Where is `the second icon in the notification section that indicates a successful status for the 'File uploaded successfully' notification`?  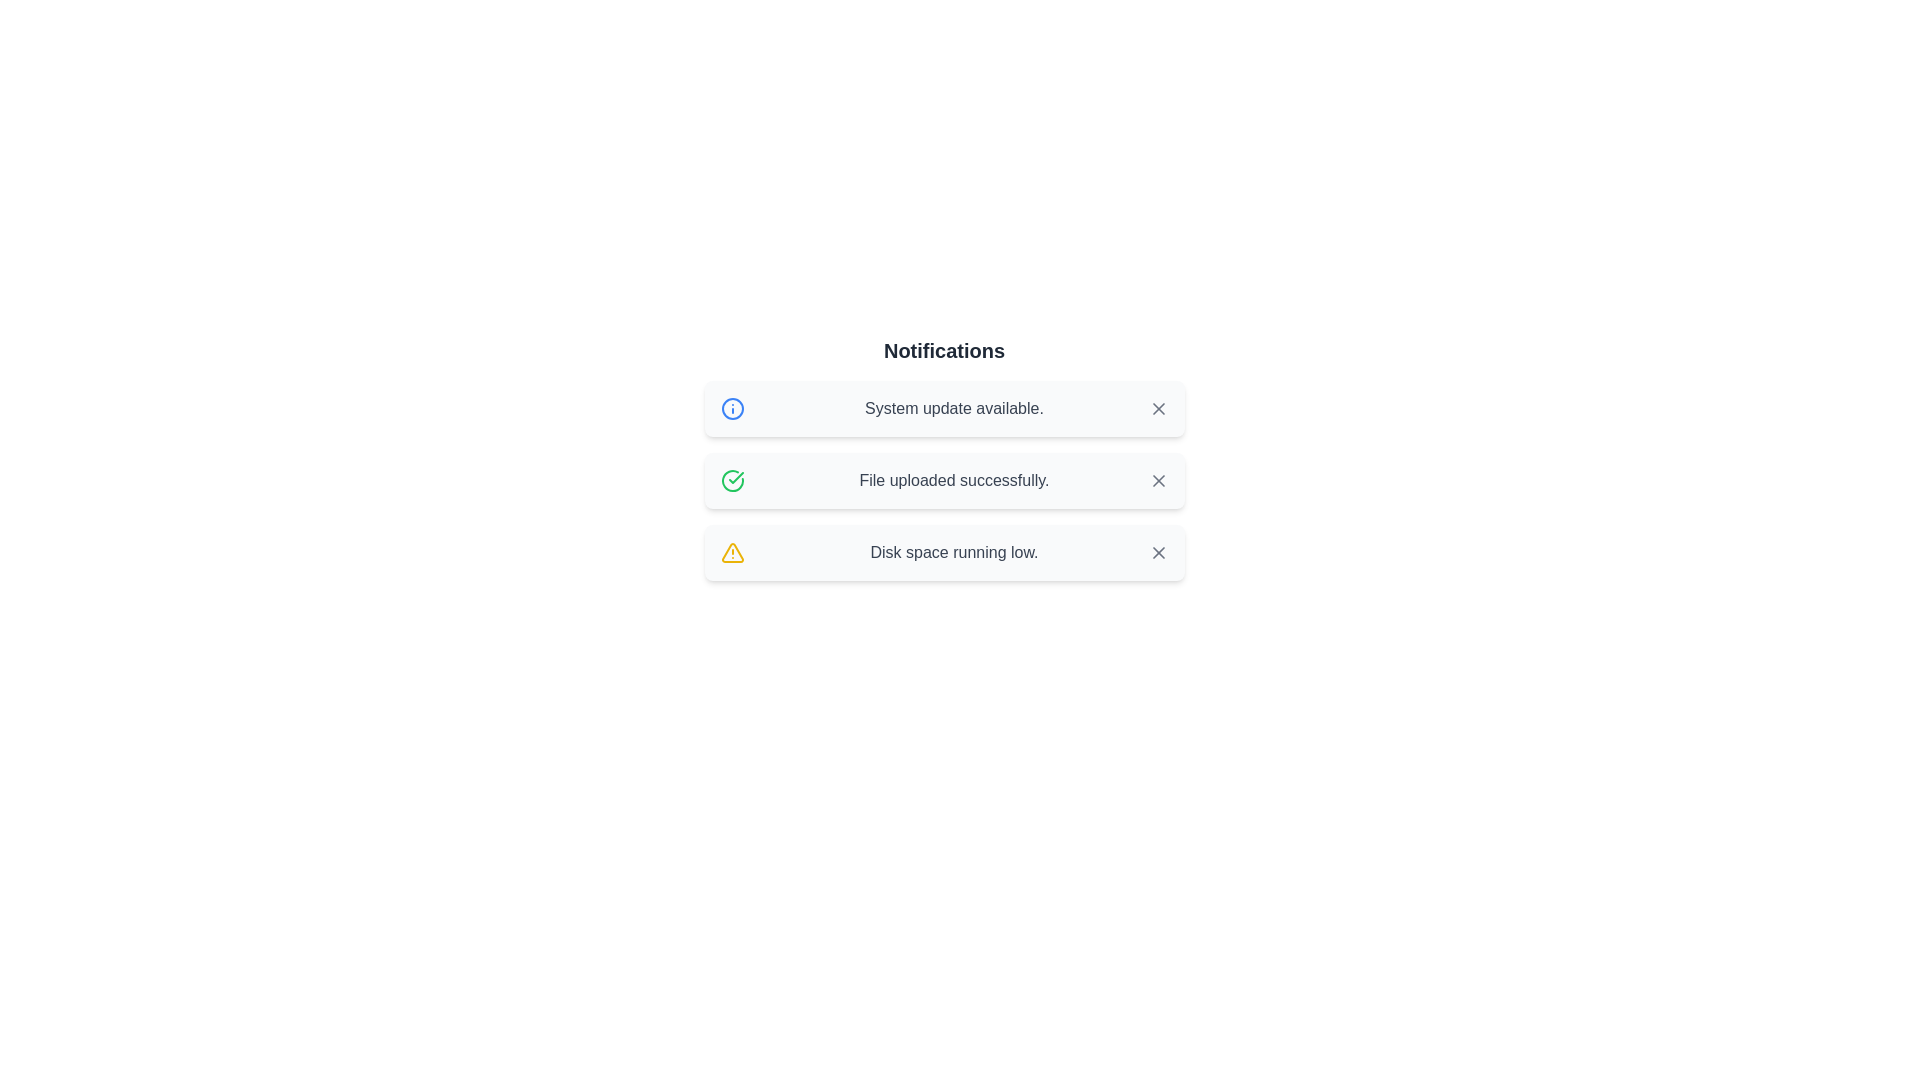
the second icon in the notification section that indicates a successful status for the 'File uploaded successfully' notification is located at coordinates (731, 481).